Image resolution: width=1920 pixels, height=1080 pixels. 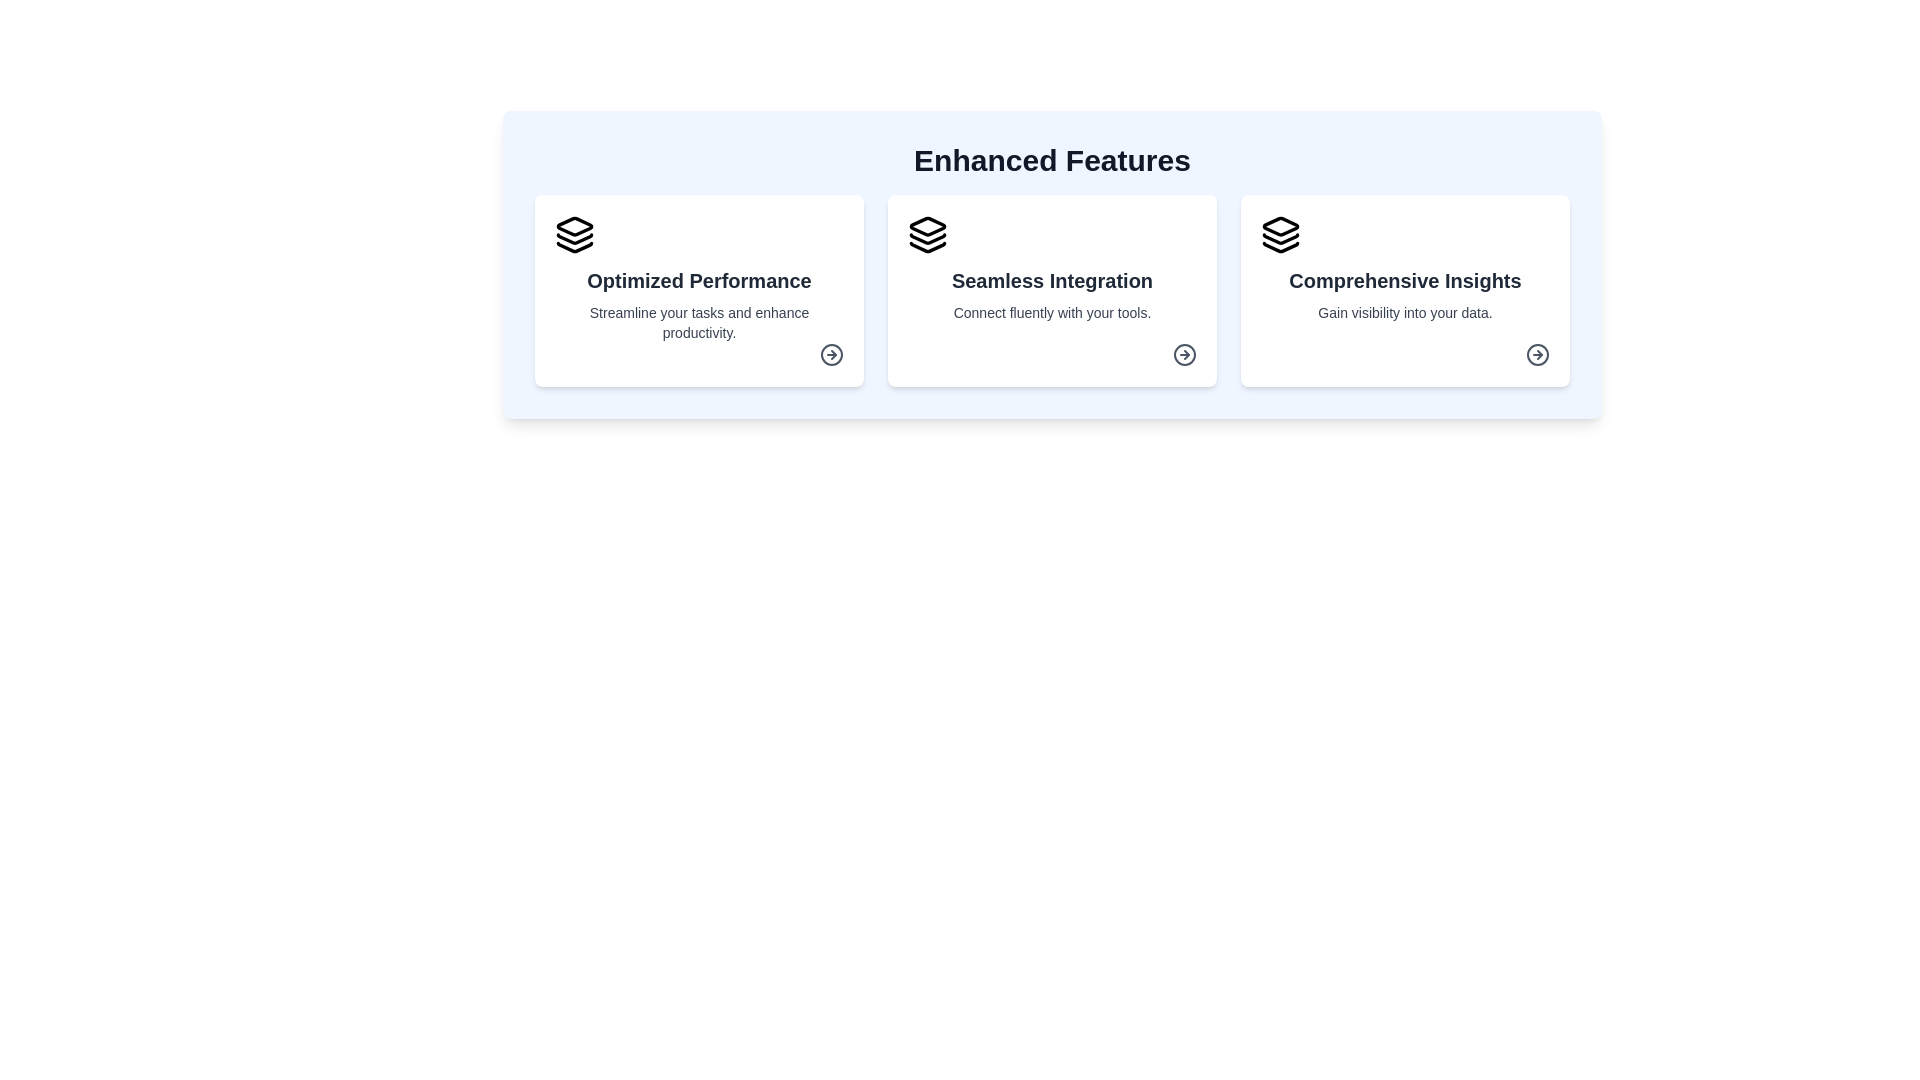 I want to click on the informational text block that contains the text 'Connect fluently with your tools.' positioned in the second card below the header 'Seamless Integration', so click(x=1051, y=322).